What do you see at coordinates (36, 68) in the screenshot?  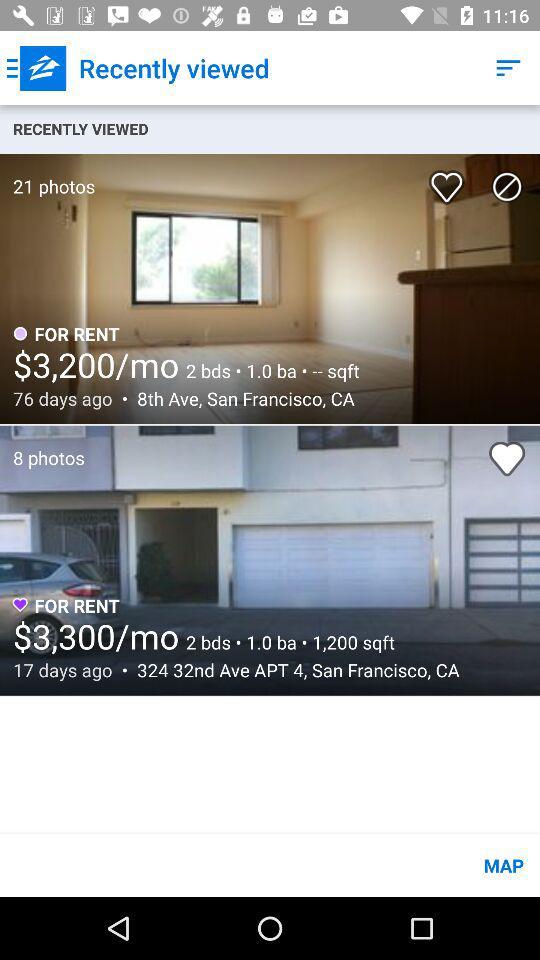 I see `icon next to the recently viewed` at bounding box center [36, 68].